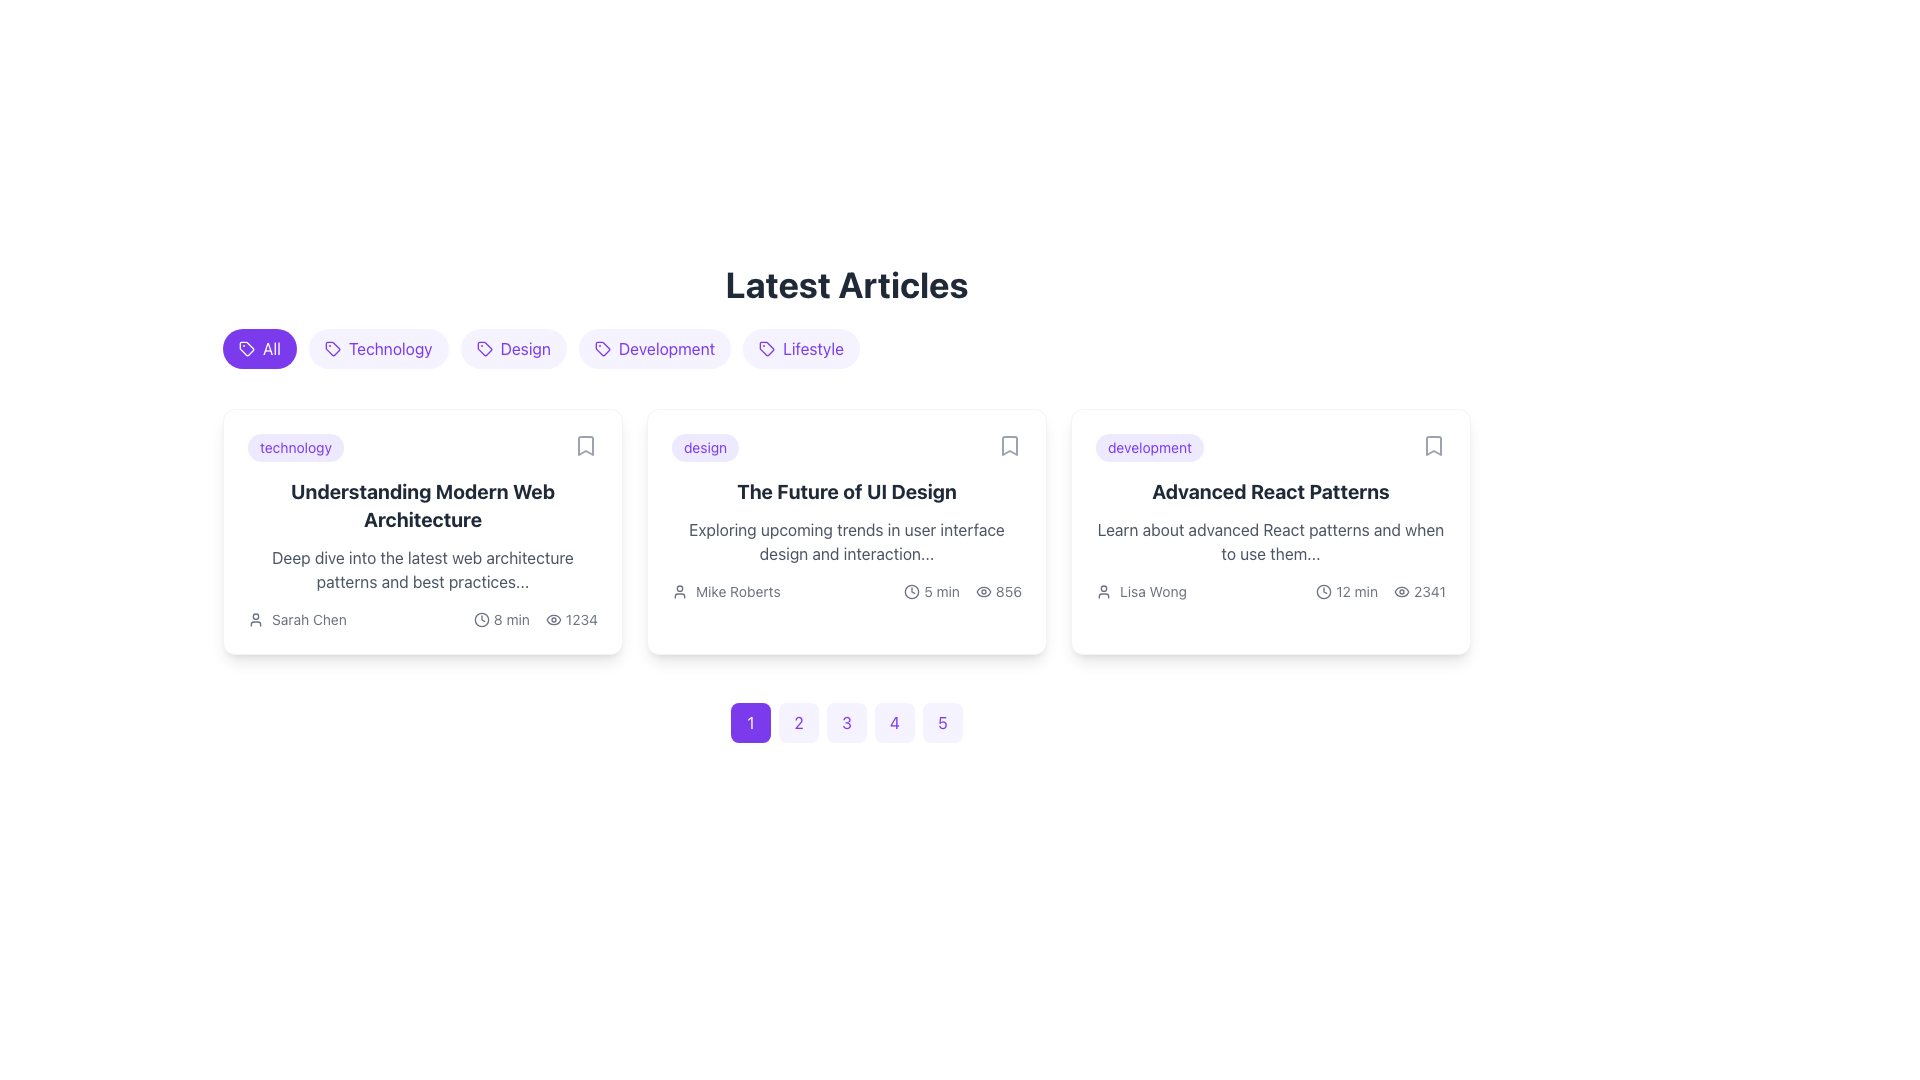 The width and height of the screenshot is (1920, 1080). I want to click on the clock icon located in the leftmost article card's metadata section, which features a minimalistic circular outline and is accompanied by the label '8 min', so click(481, 619).